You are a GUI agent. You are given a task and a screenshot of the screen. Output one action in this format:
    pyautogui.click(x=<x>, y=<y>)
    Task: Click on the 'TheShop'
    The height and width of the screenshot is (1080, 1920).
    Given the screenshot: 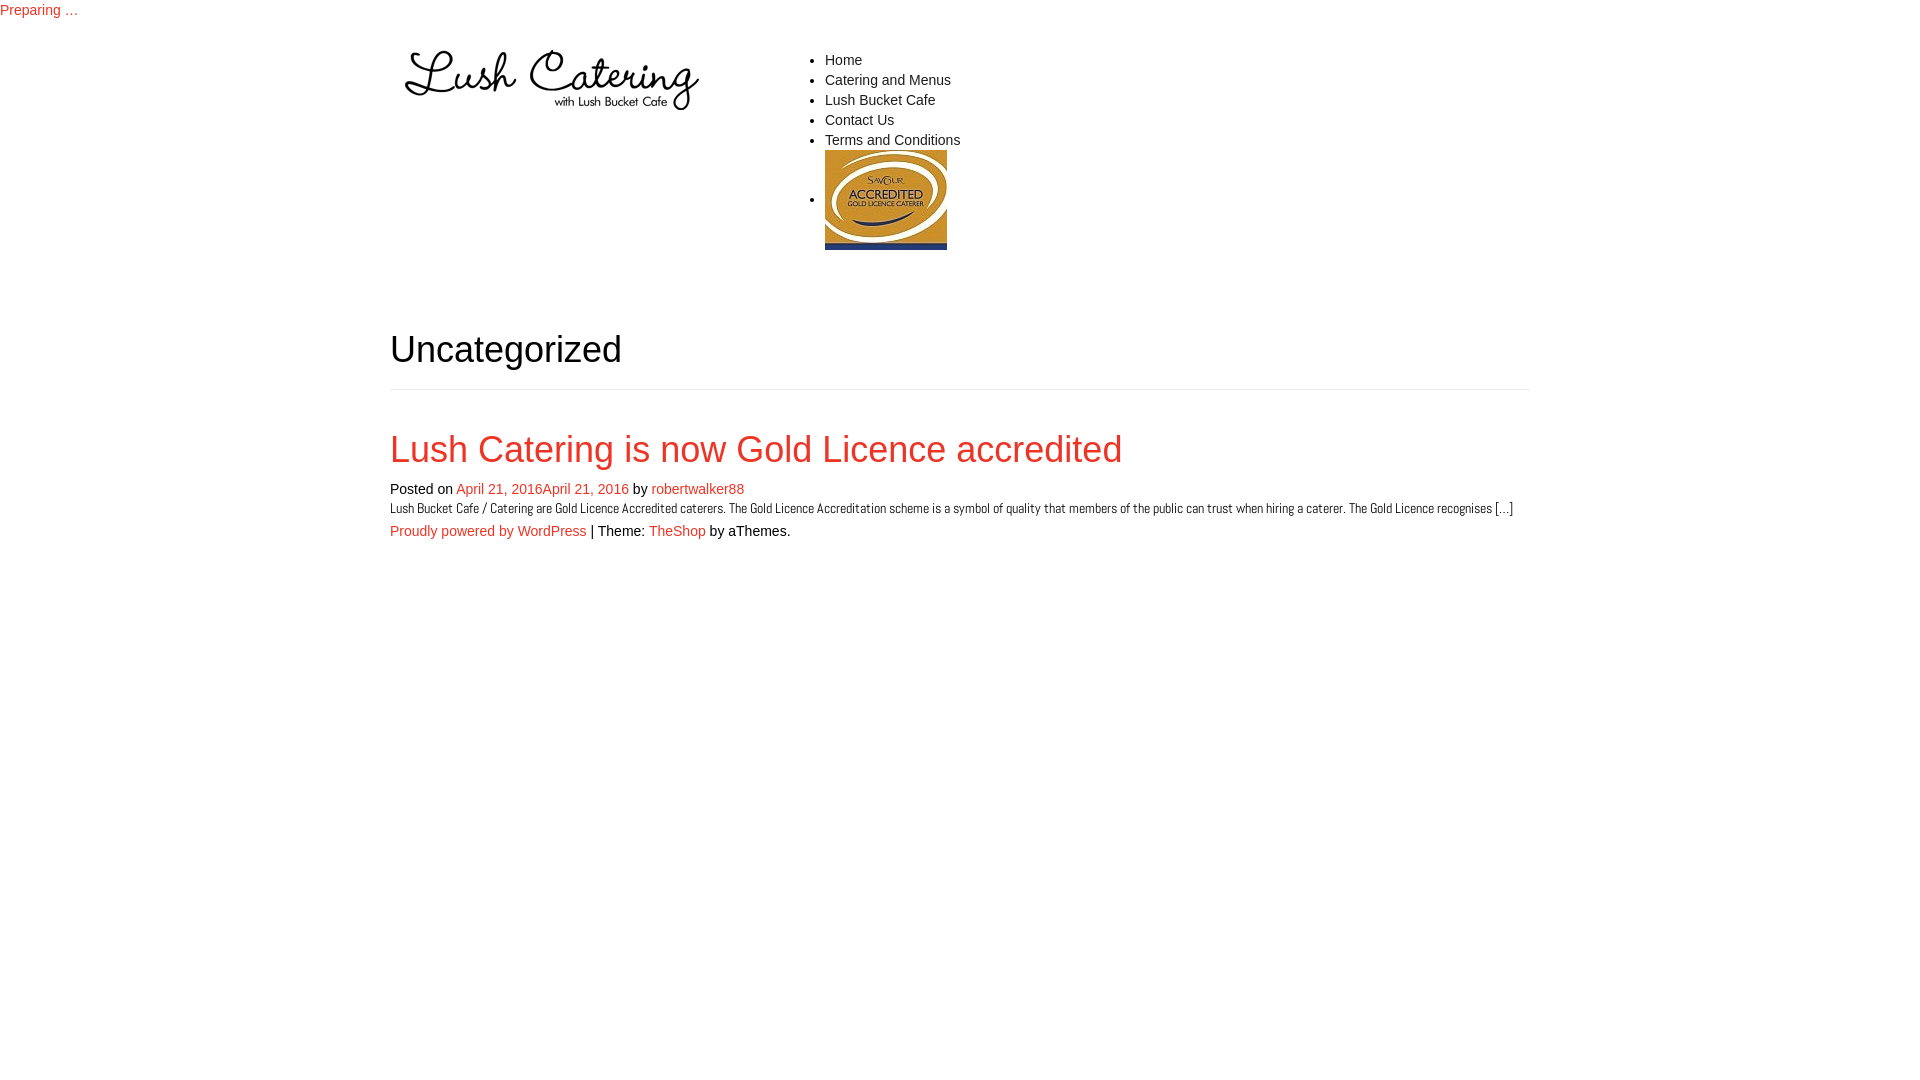 What is the action you would take?
    pyautogui.click(x=648, y=530)
    